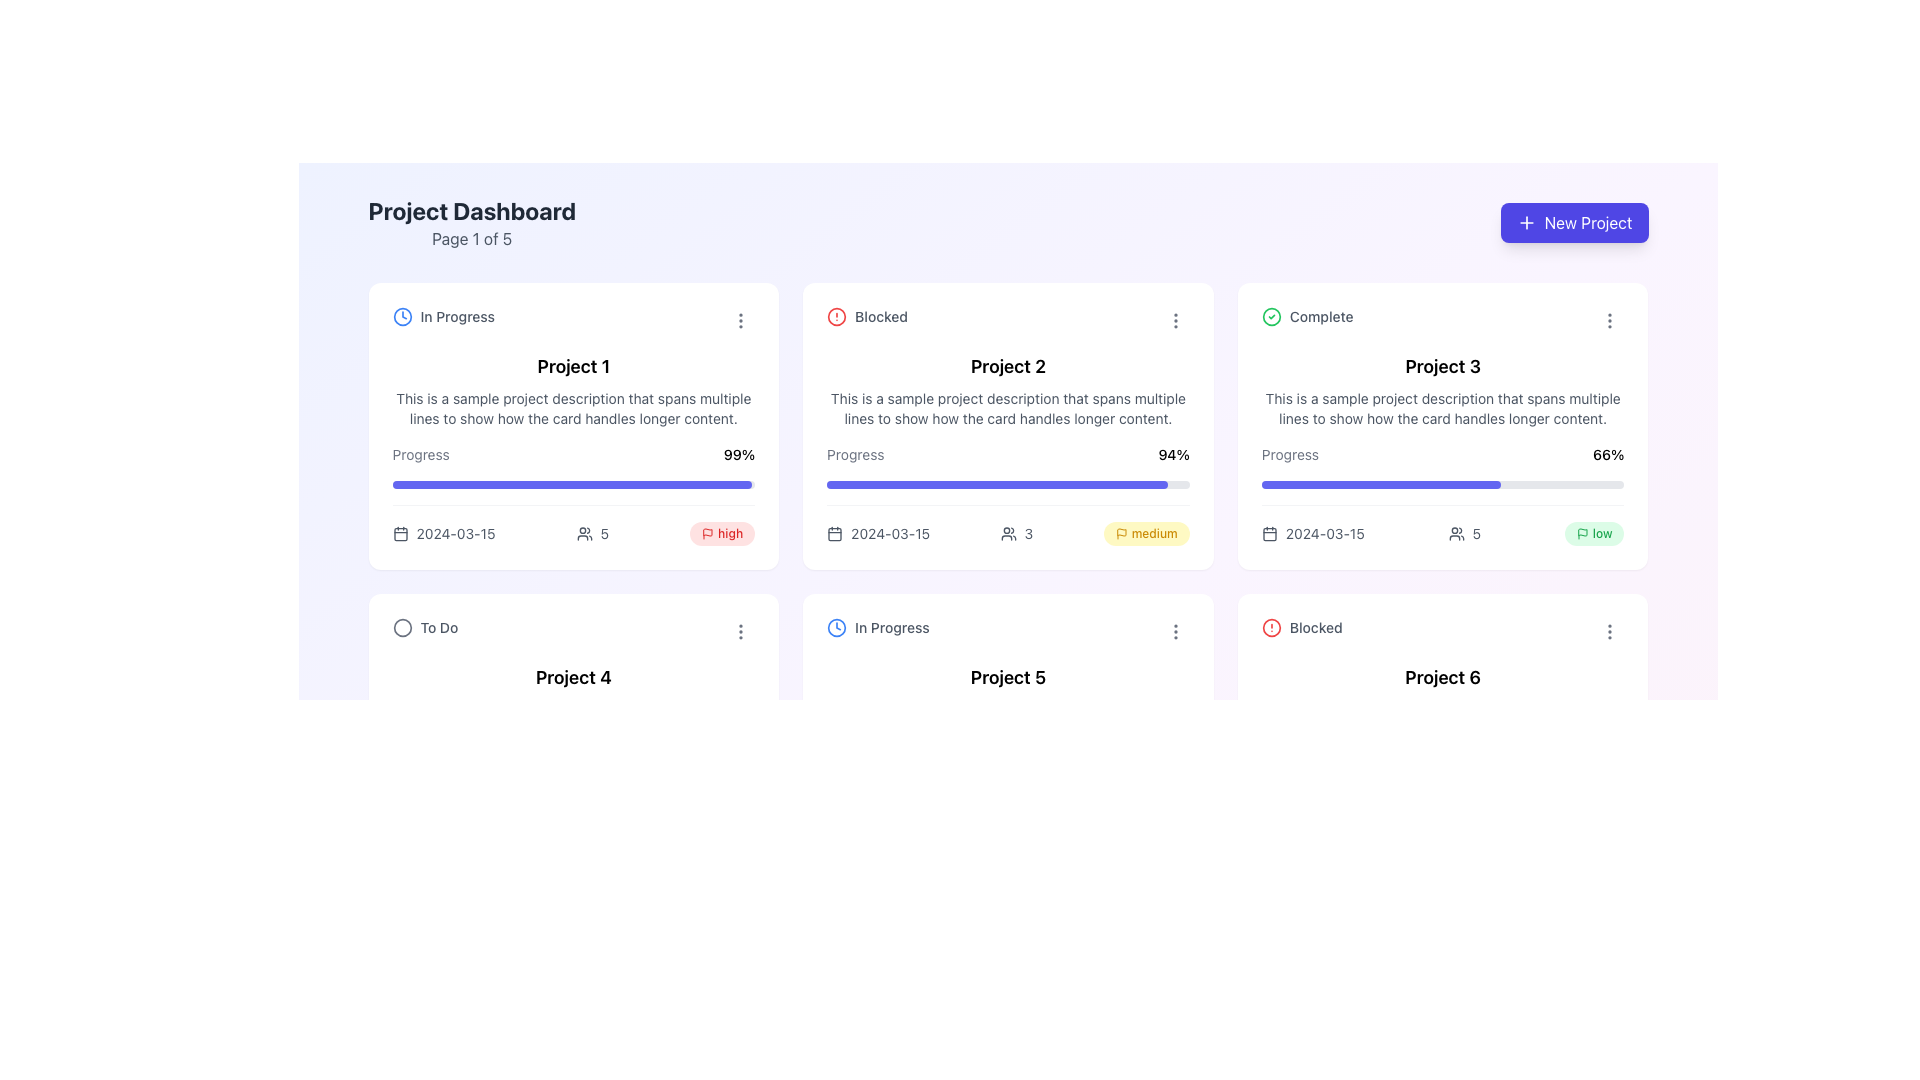  What do you see at coordinates (1302, 627) in the screenshot?
I see `the status indicated by the 'Blocked' label with an exclamation mark icon, located in the top-left corner of the 'Project 6' card` at bounding box center [1302, 627].